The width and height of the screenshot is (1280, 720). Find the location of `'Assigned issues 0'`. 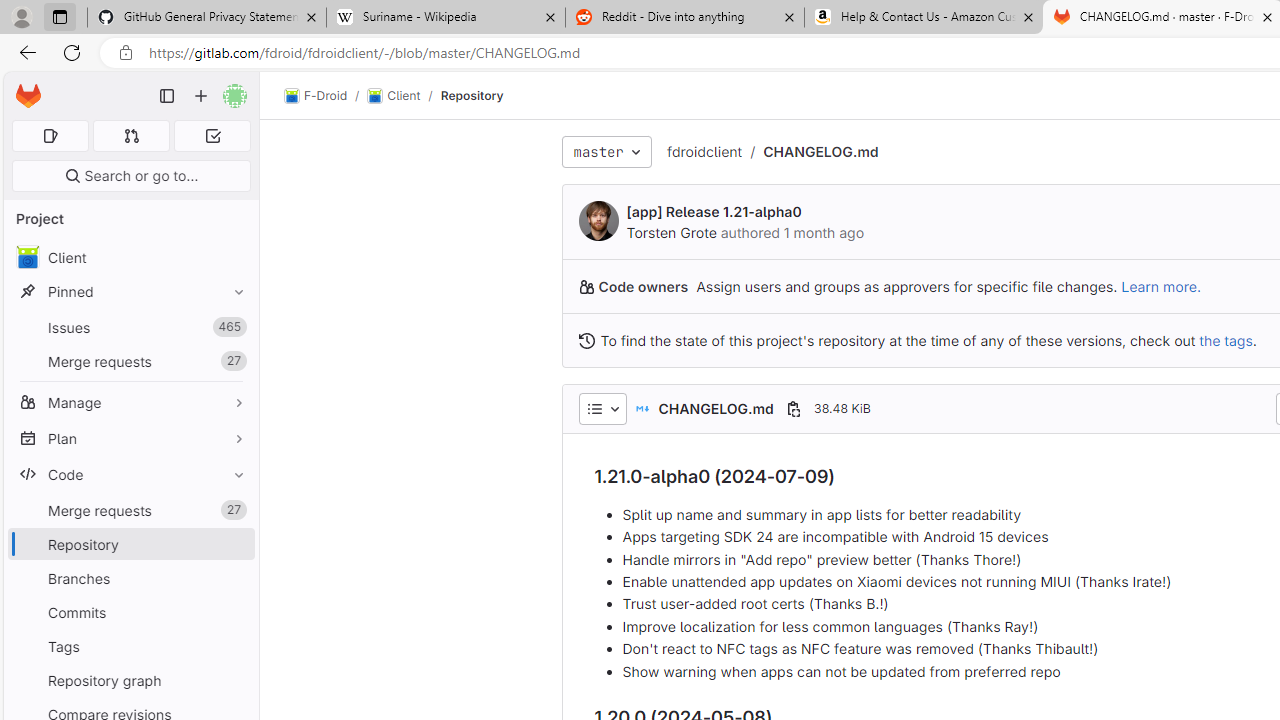

'Assigned issues 0' is located at coordinates (50, 135).